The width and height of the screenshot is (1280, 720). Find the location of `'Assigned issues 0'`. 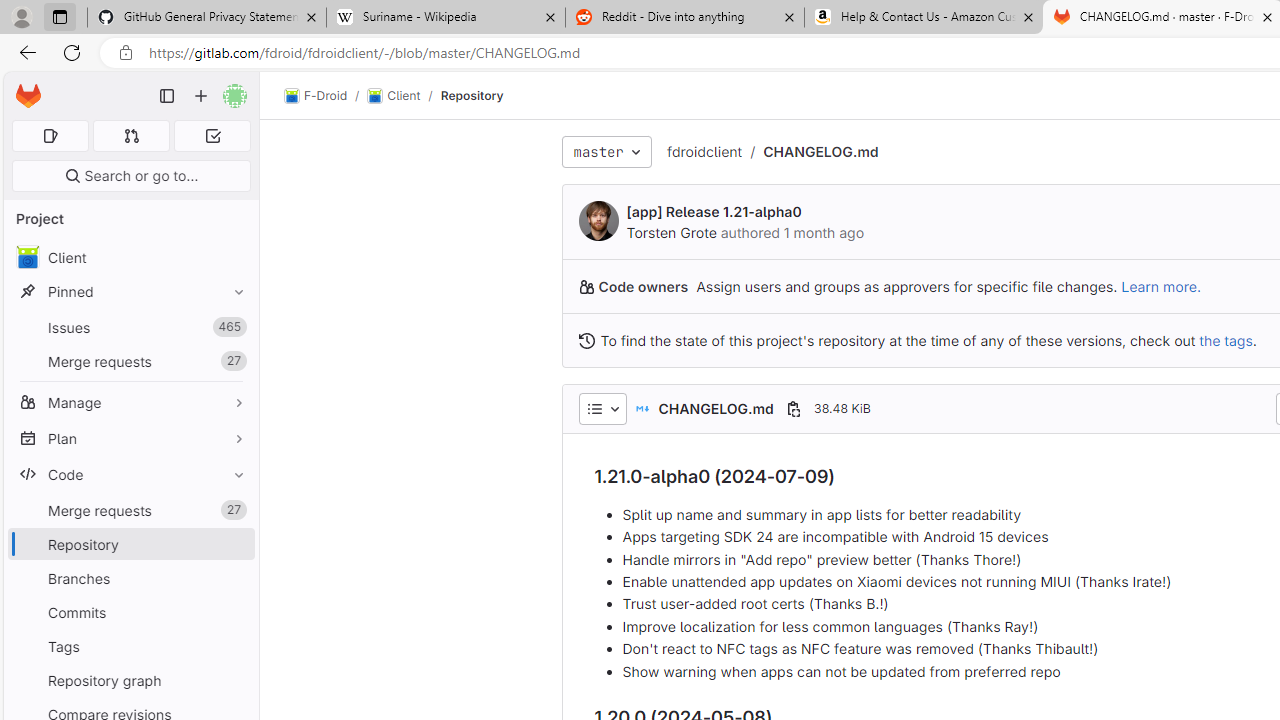

'Assigned issues 0' is located at coordinates (50, 135).